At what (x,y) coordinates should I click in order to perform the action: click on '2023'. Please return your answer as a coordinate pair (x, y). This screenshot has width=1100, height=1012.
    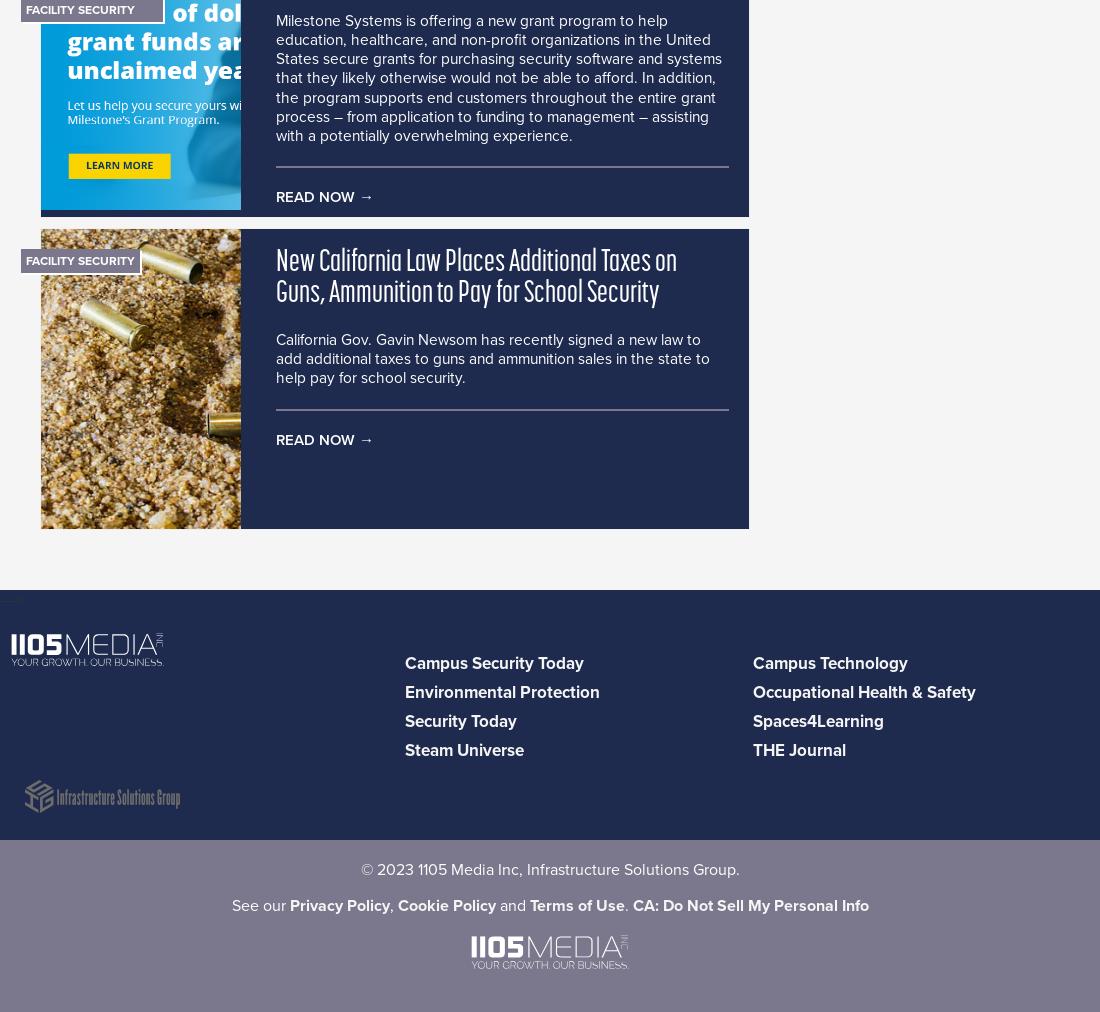
    Looking at the image, I should click on (394, 869).